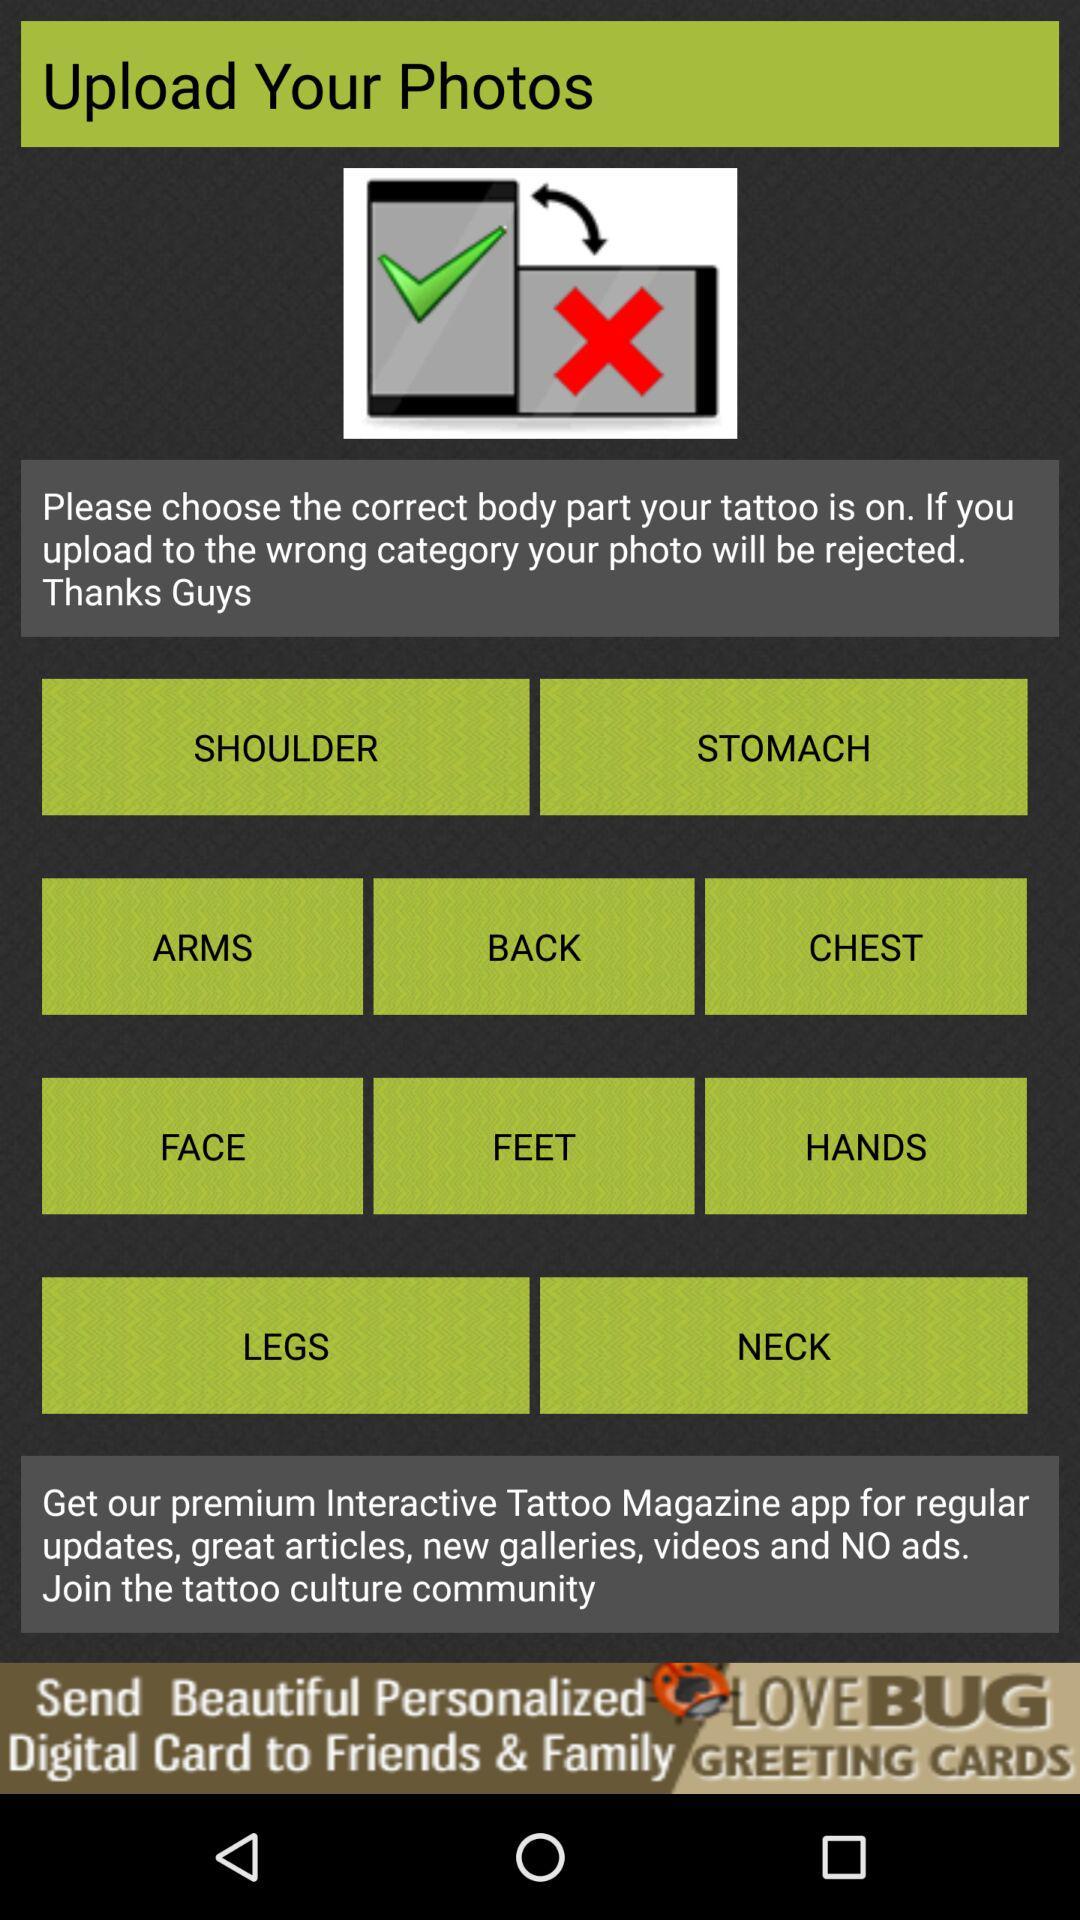  Describe the element at coordinates (540, 1727) in the screenshot. I see `click on advertisements` at that location.